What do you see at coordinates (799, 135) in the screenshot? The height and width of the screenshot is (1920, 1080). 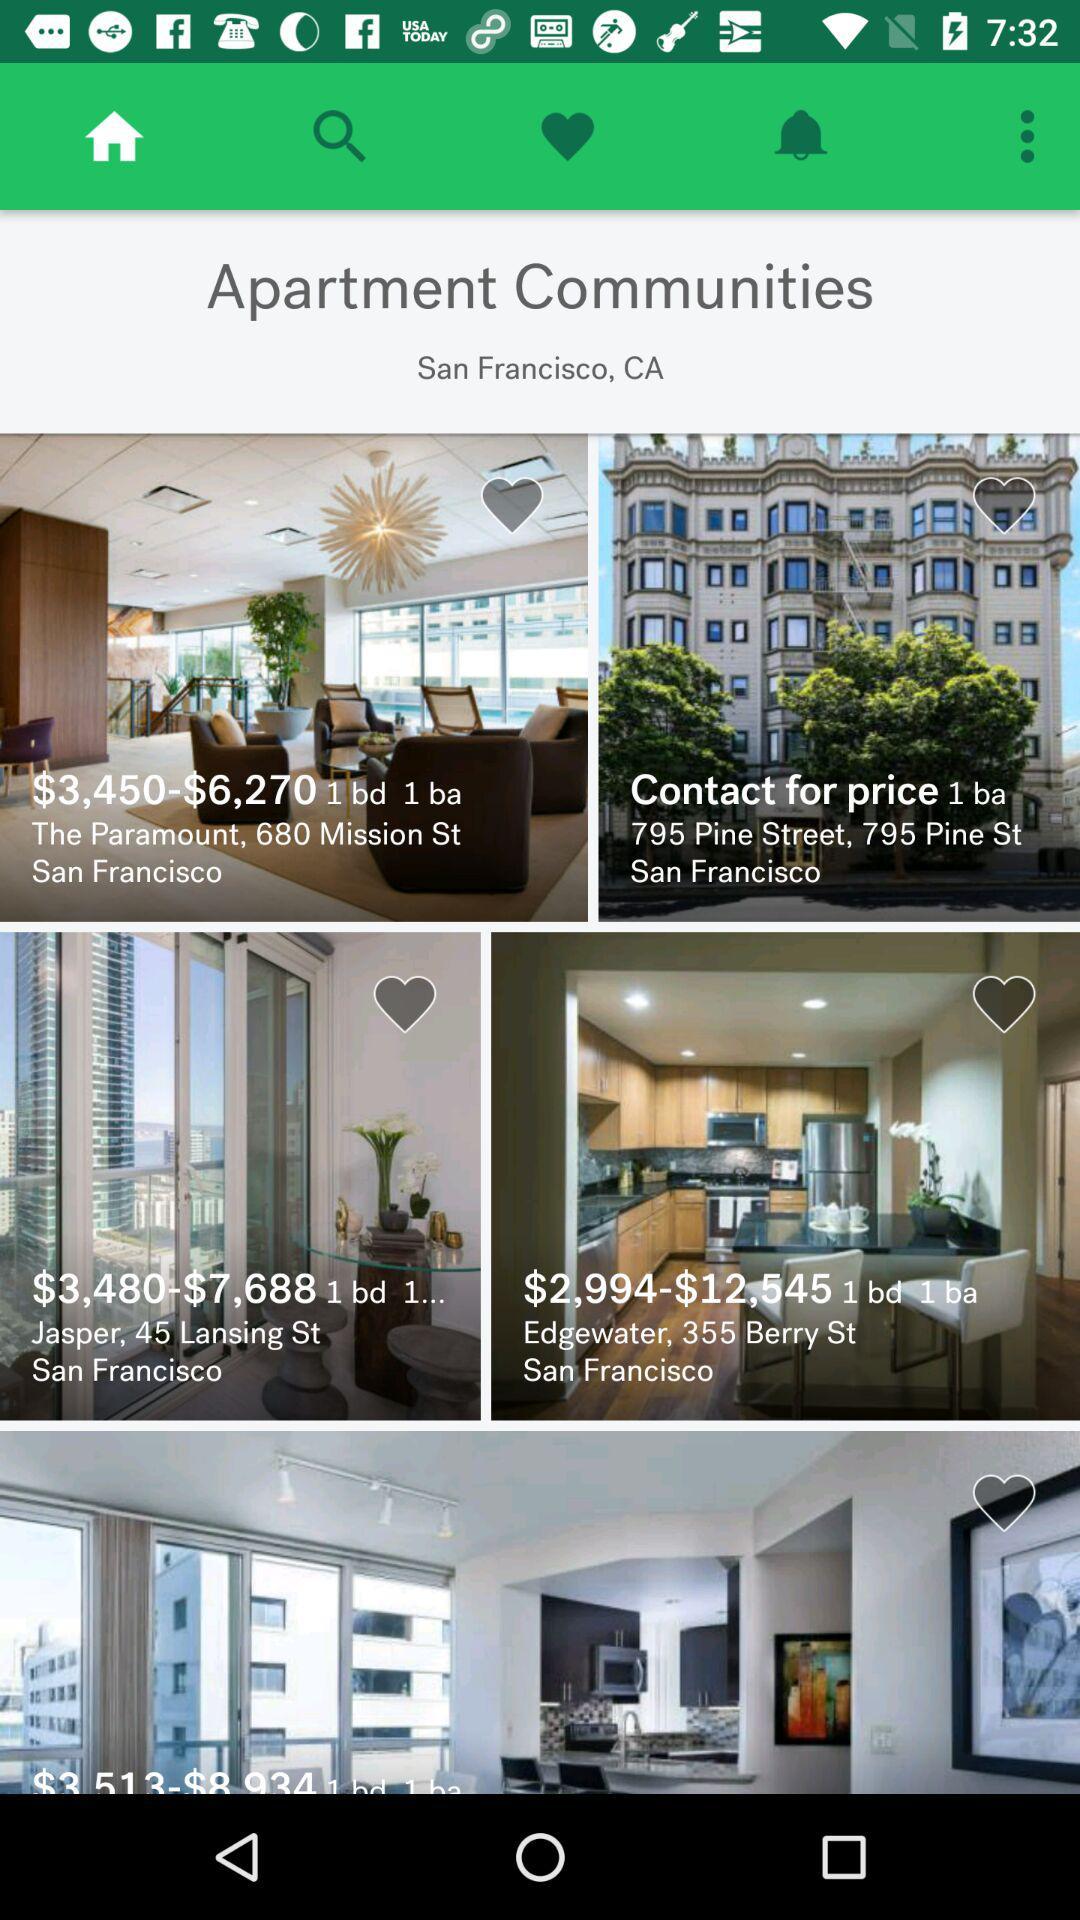 I see `icon` at bounding box center [799, 135].